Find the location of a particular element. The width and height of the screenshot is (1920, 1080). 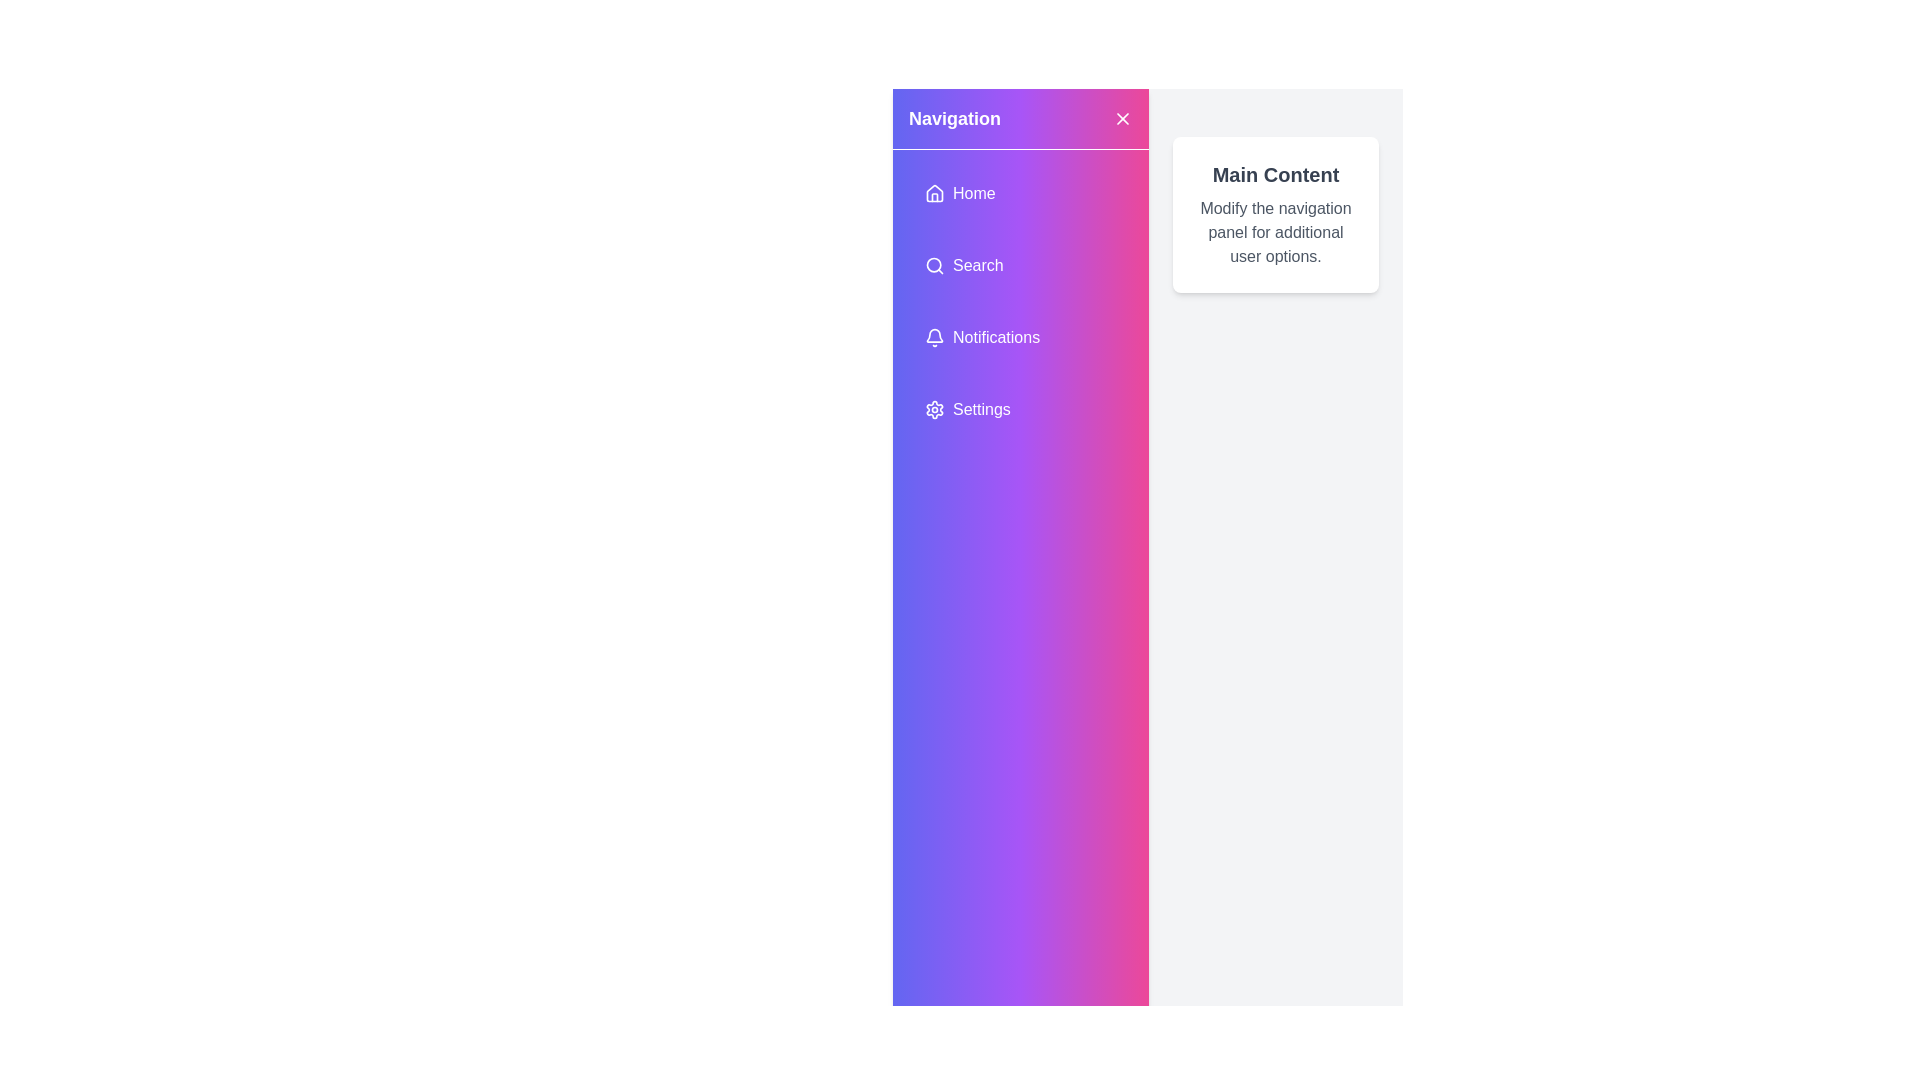

the second navigation button in the left panel is located at coordinates (964, 265).